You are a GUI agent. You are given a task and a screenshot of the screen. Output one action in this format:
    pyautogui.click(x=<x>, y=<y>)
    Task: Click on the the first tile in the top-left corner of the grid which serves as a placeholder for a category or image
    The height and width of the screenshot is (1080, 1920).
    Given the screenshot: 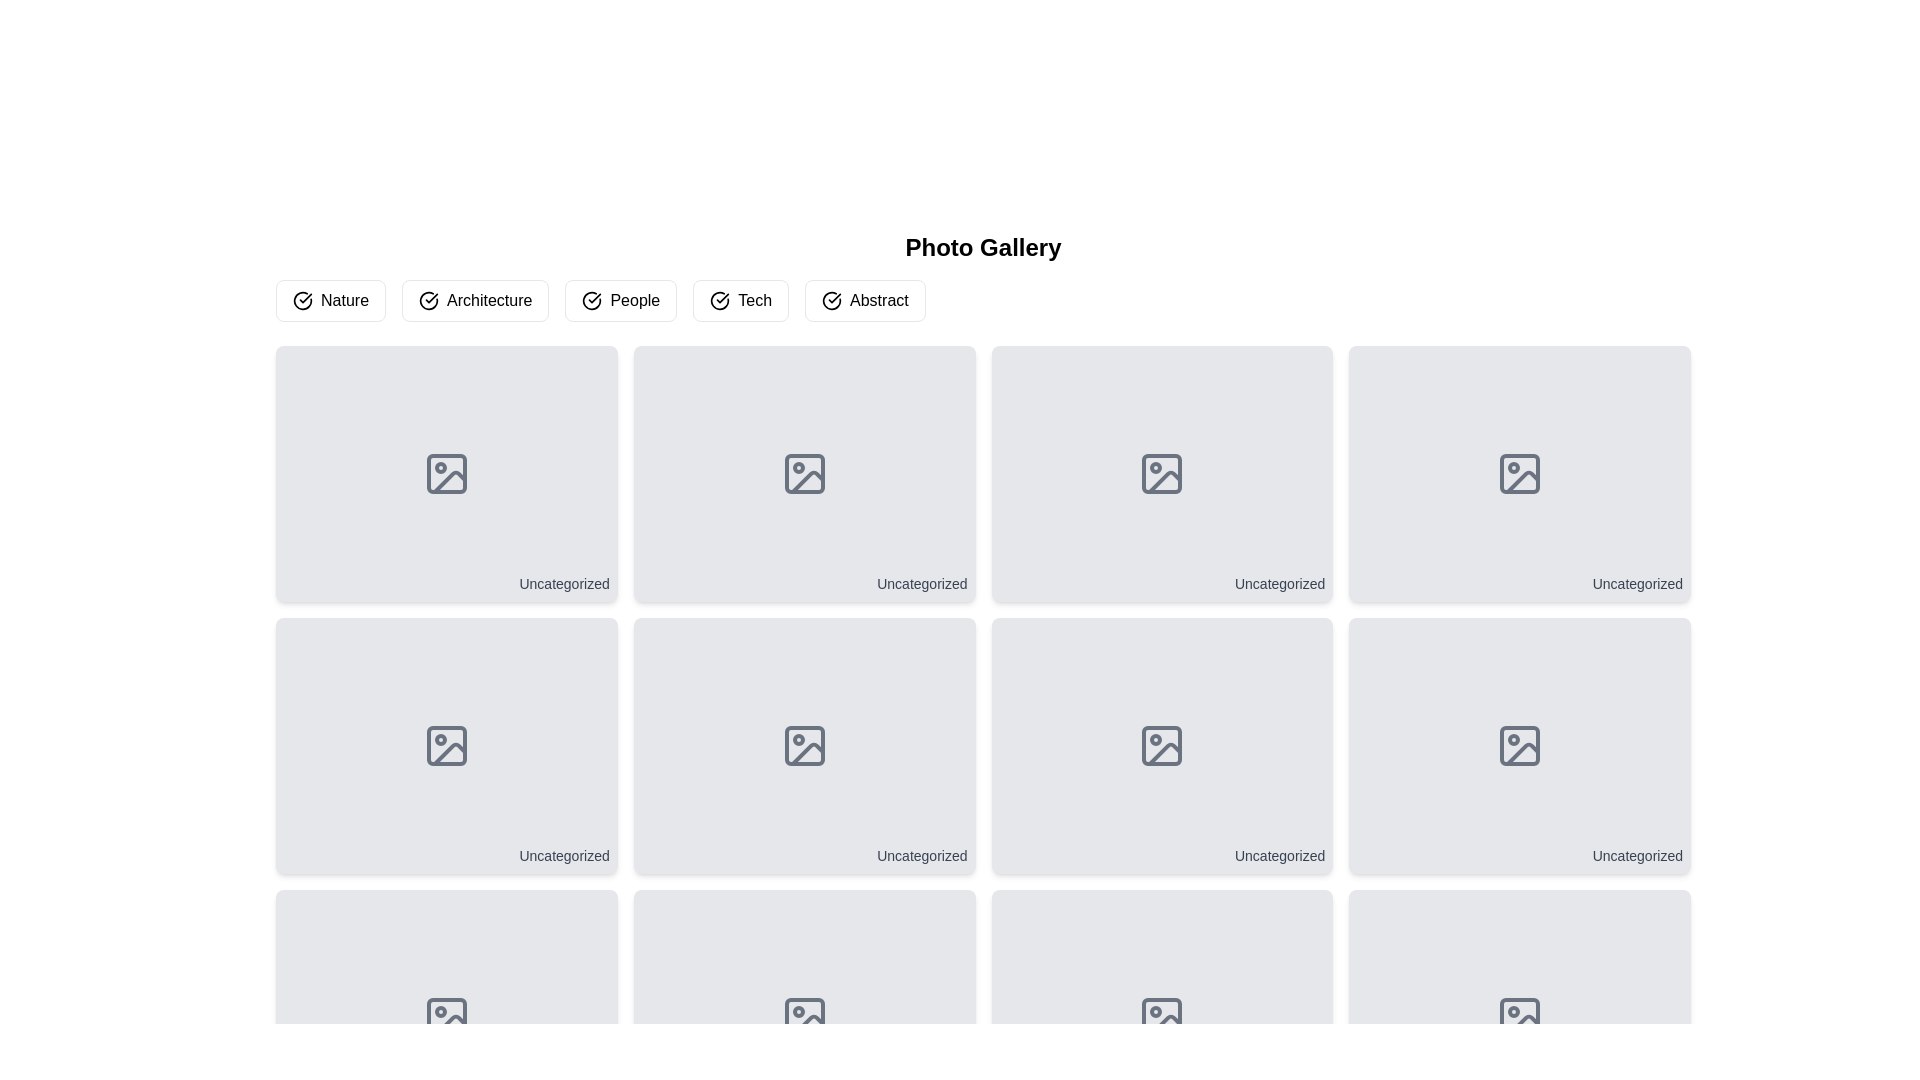 What is the action you would take?
    pyautogui.click(x=445, y=474)
    